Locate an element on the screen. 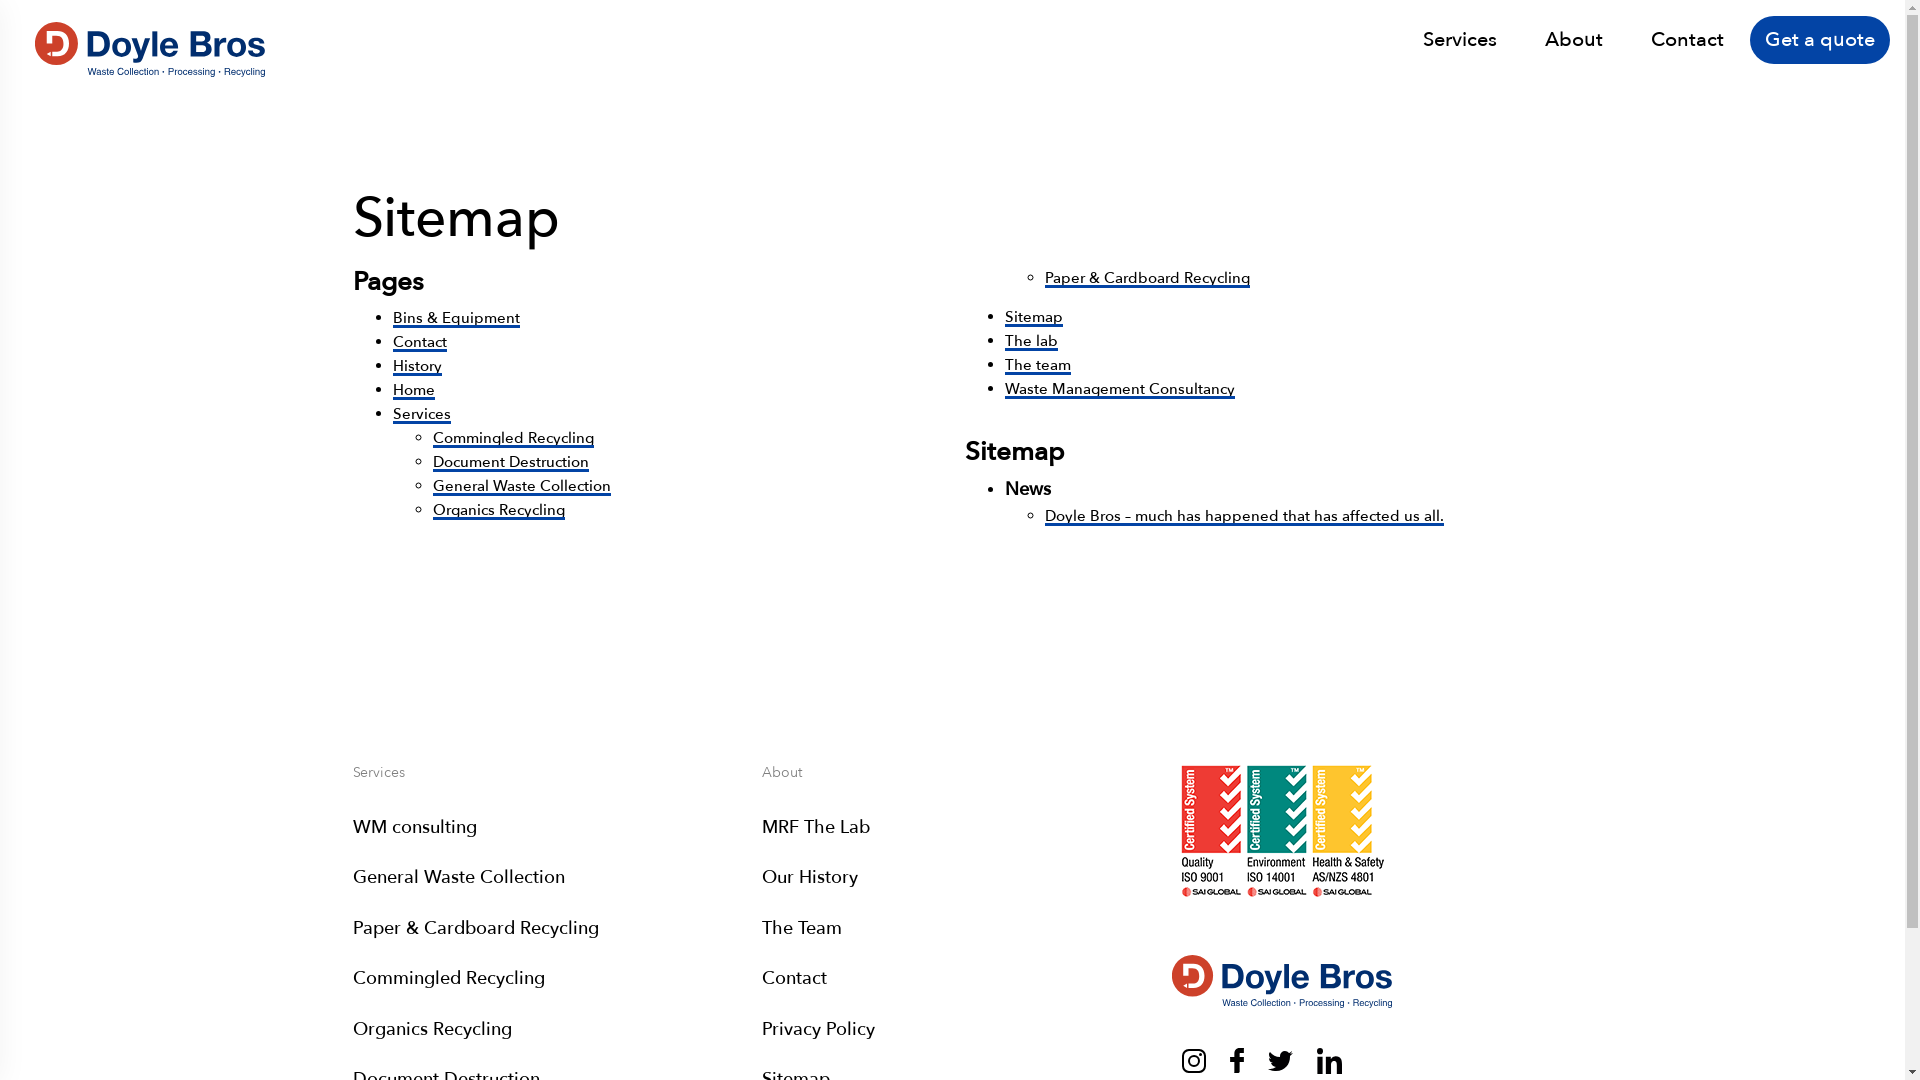 This screenshot has width=1920, height=1080. 'History' is located at coordinates (415, 366).